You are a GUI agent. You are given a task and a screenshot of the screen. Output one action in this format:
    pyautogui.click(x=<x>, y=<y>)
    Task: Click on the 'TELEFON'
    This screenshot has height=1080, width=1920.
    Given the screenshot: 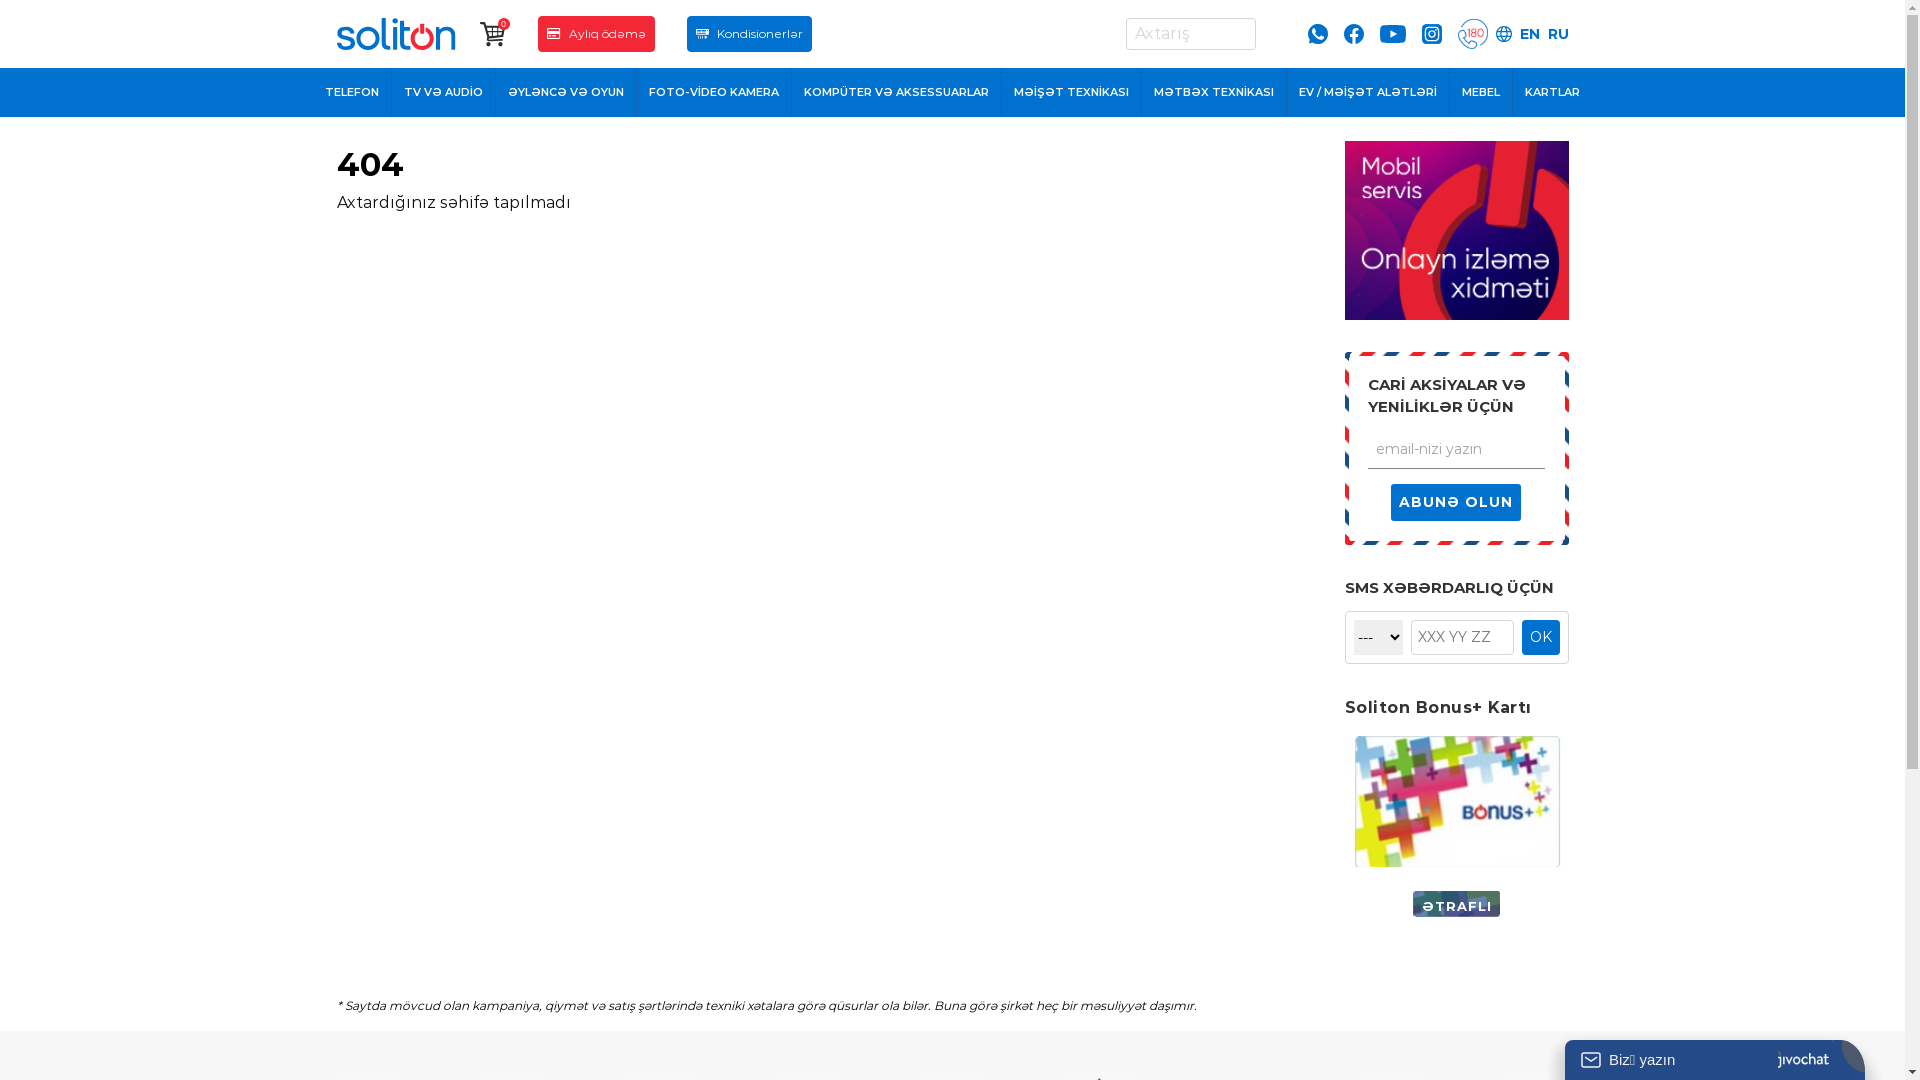 What is the action you would take?
    pyautogui.click(x=352, y=92)
    